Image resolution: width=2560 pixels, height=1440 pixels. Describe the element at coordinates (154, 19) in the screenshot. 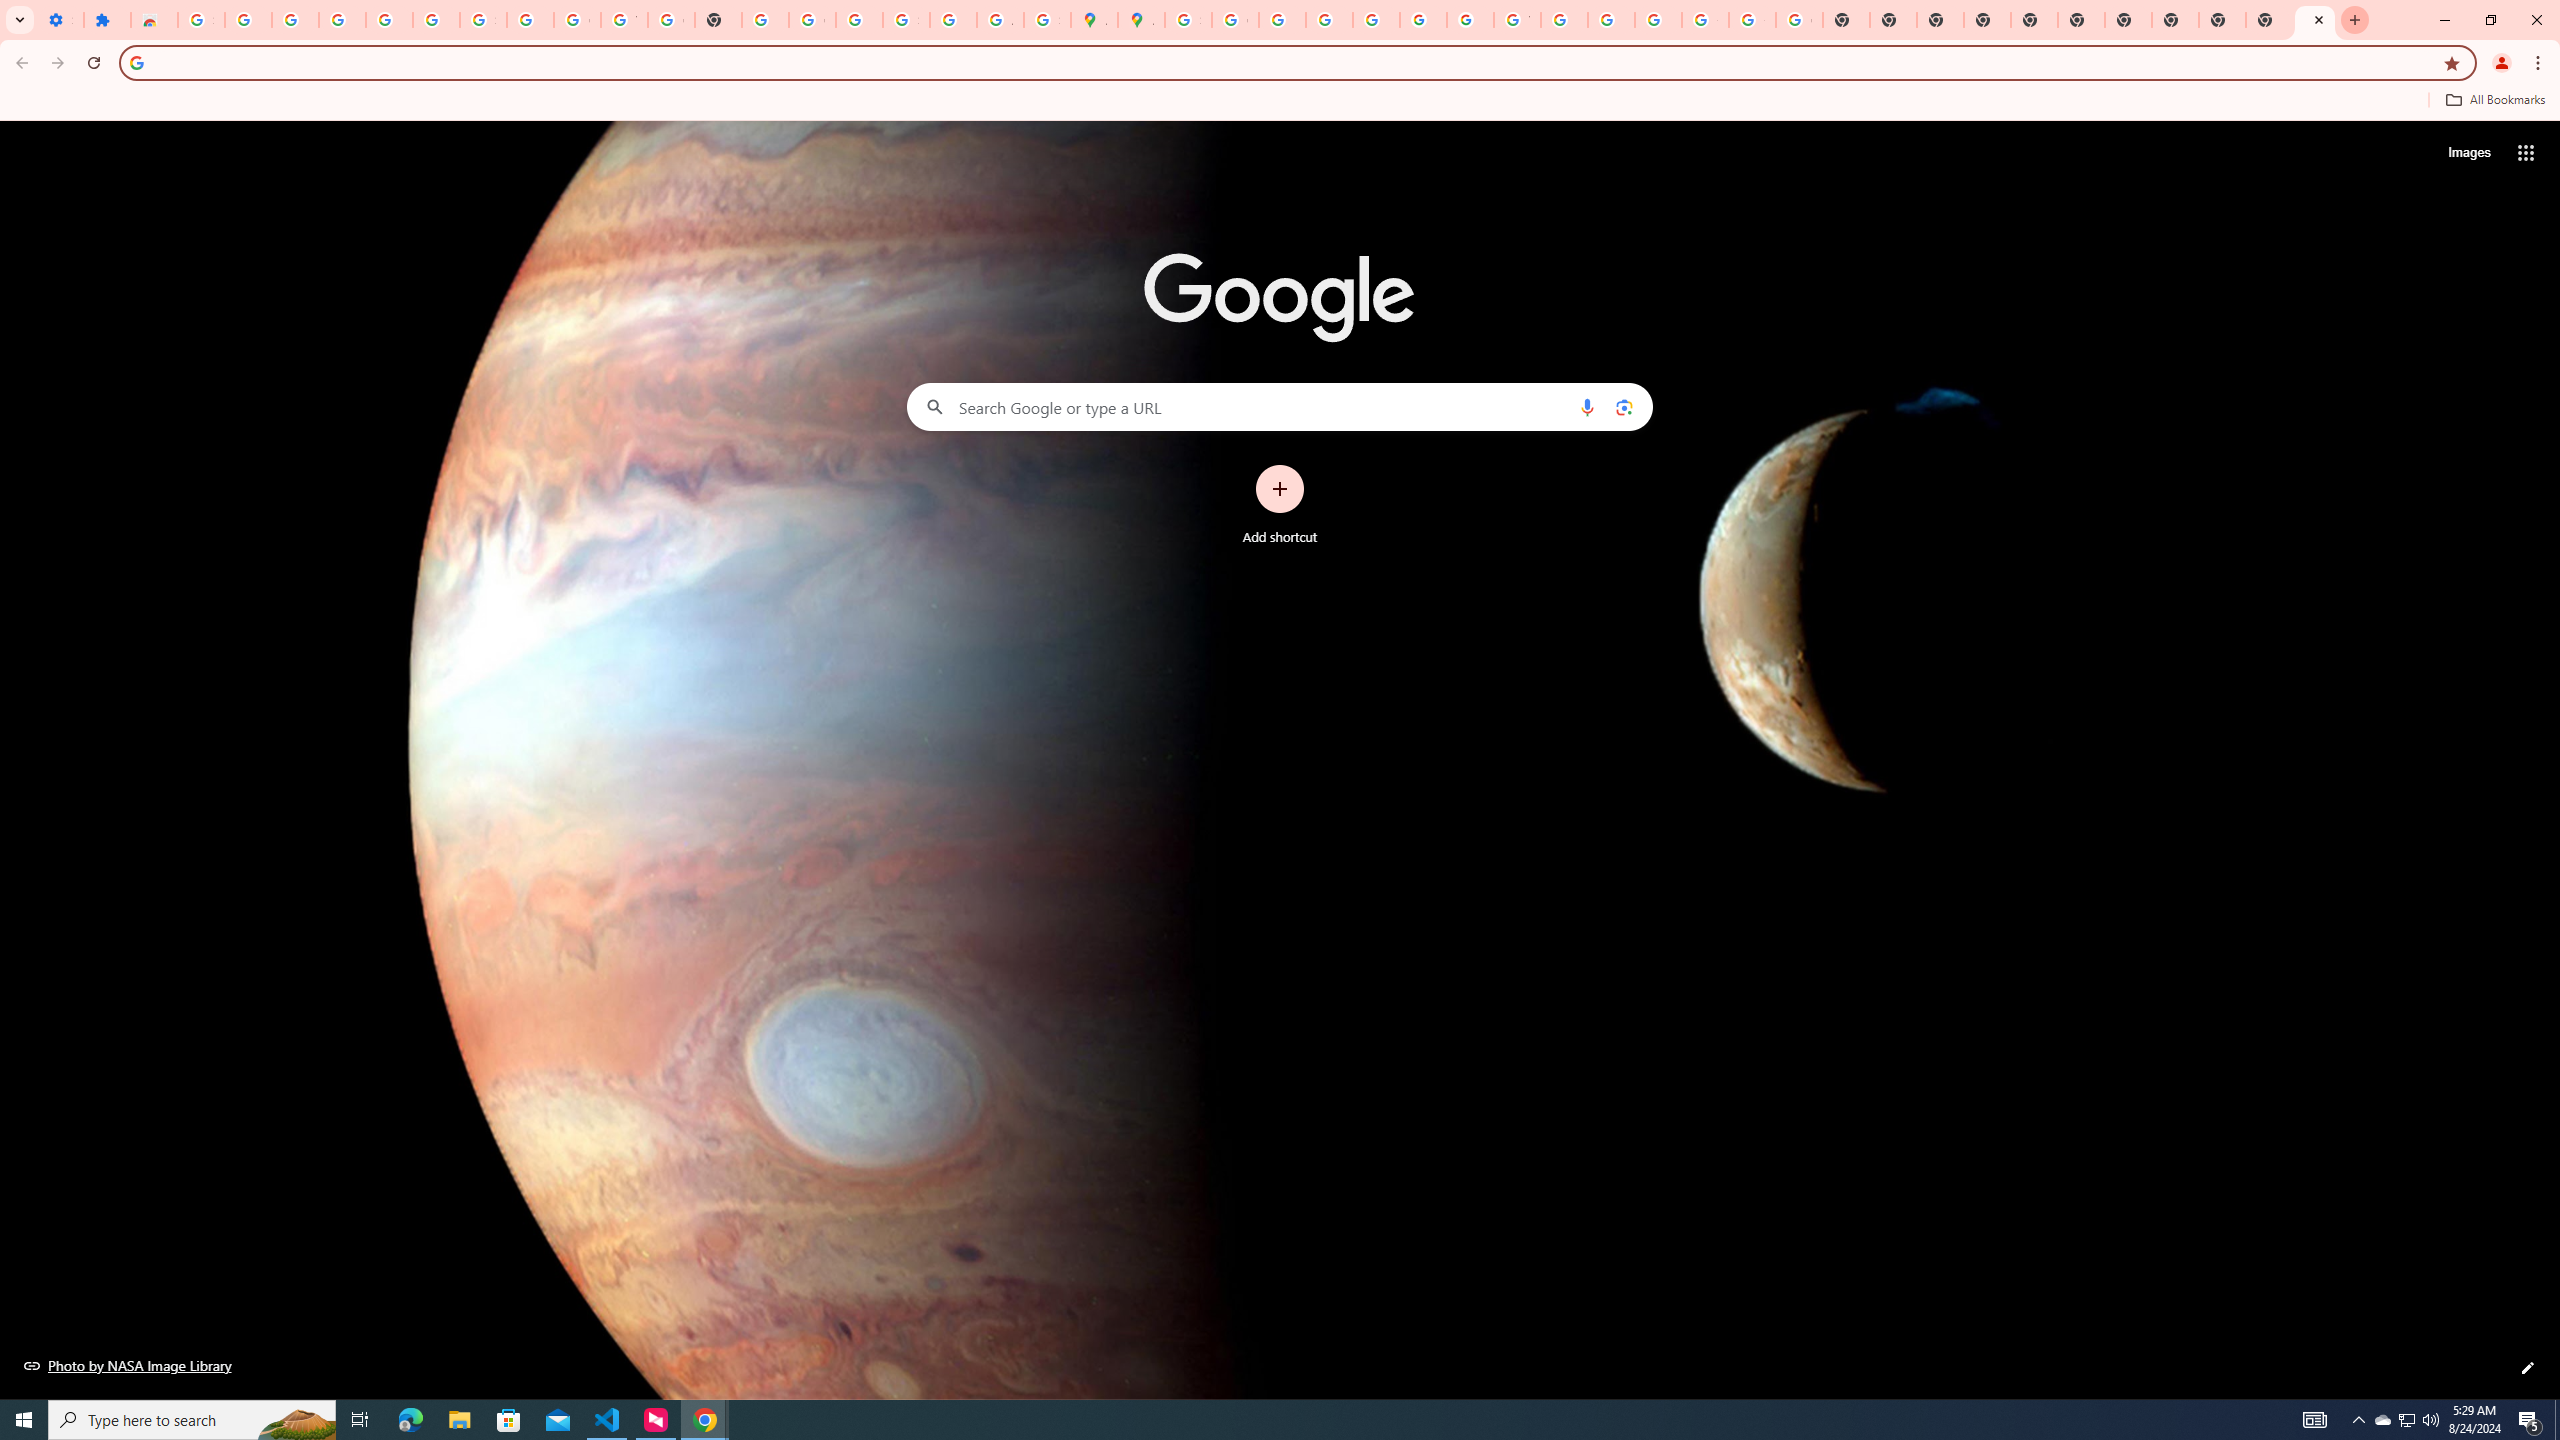

I see `'Reviews: Helix Fruit Jump Arcade Game'` at that location.